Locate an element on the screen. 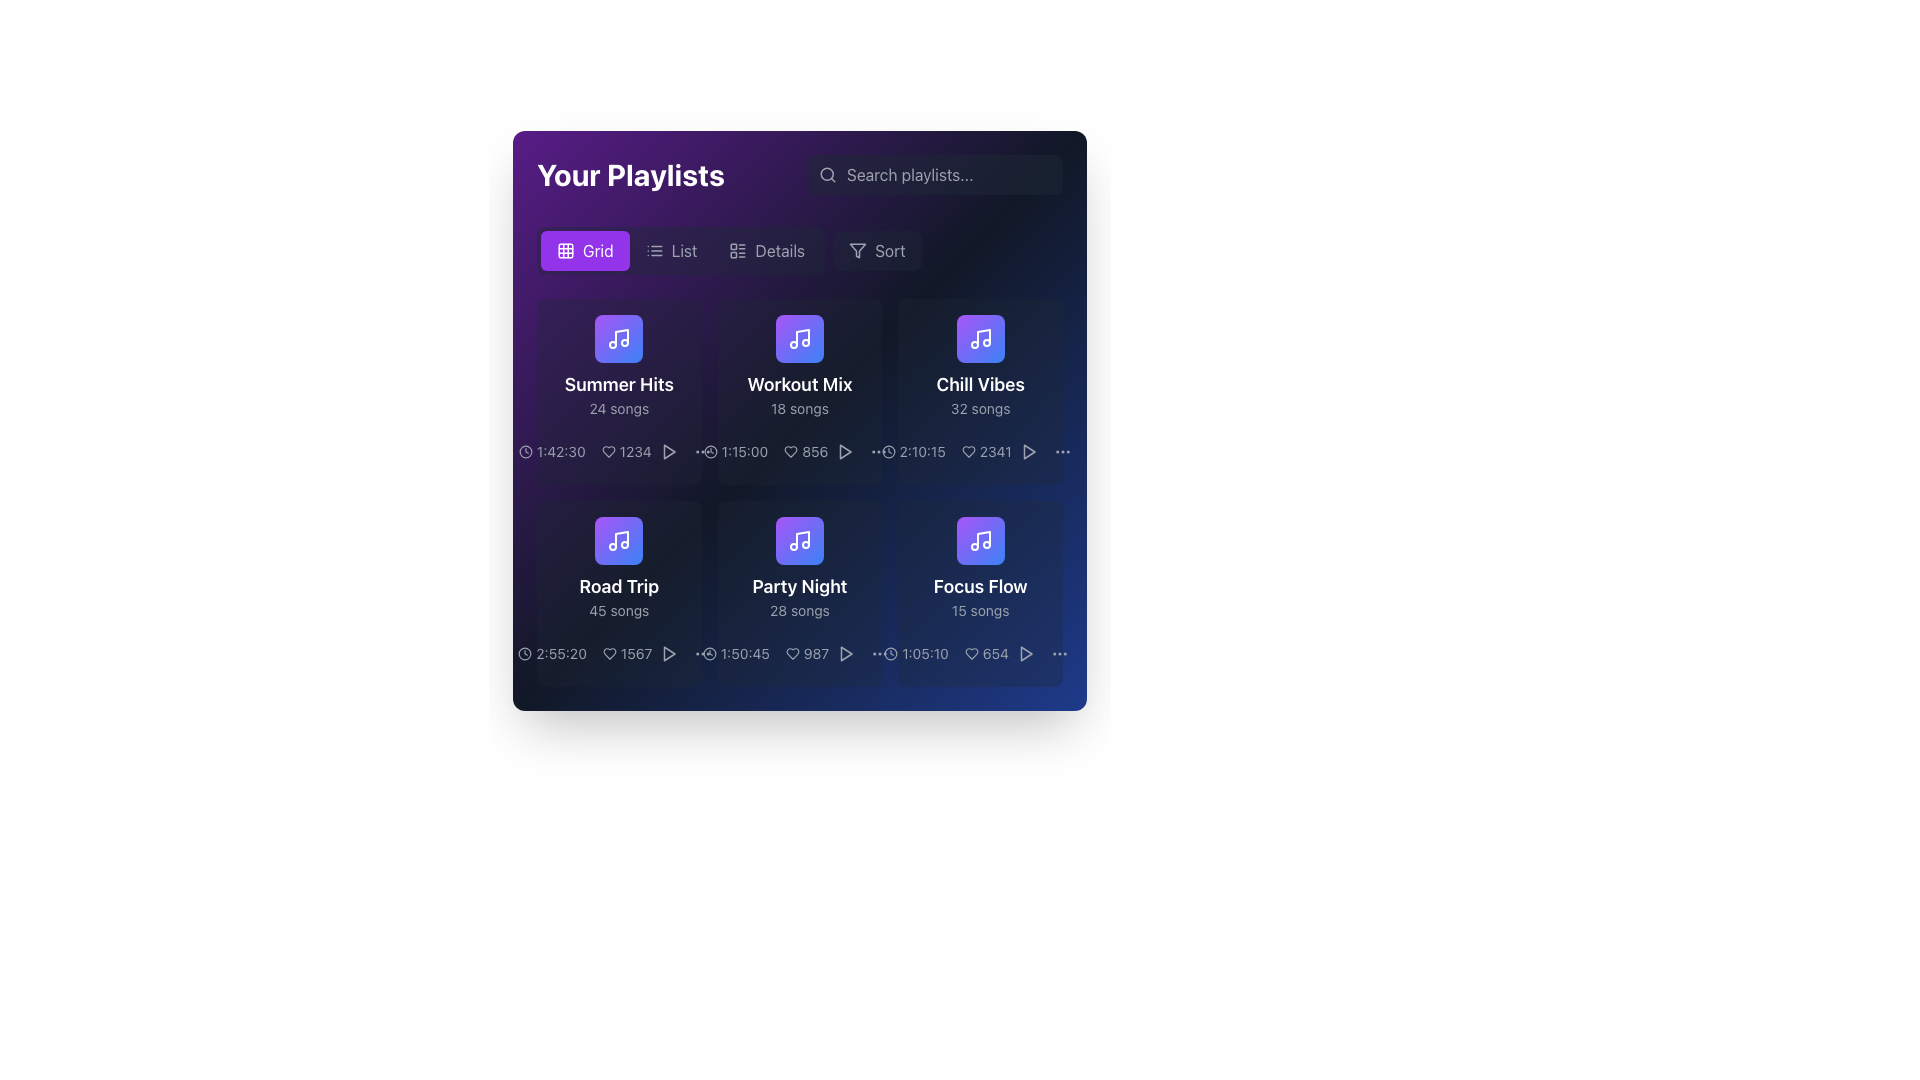 The height and width of the screenshot is (1080, 1920). the text label displaying '32 songs' located below the title 'Chill Vibes' in the 'Your Playlists' section is located at coordinates (980, 407).